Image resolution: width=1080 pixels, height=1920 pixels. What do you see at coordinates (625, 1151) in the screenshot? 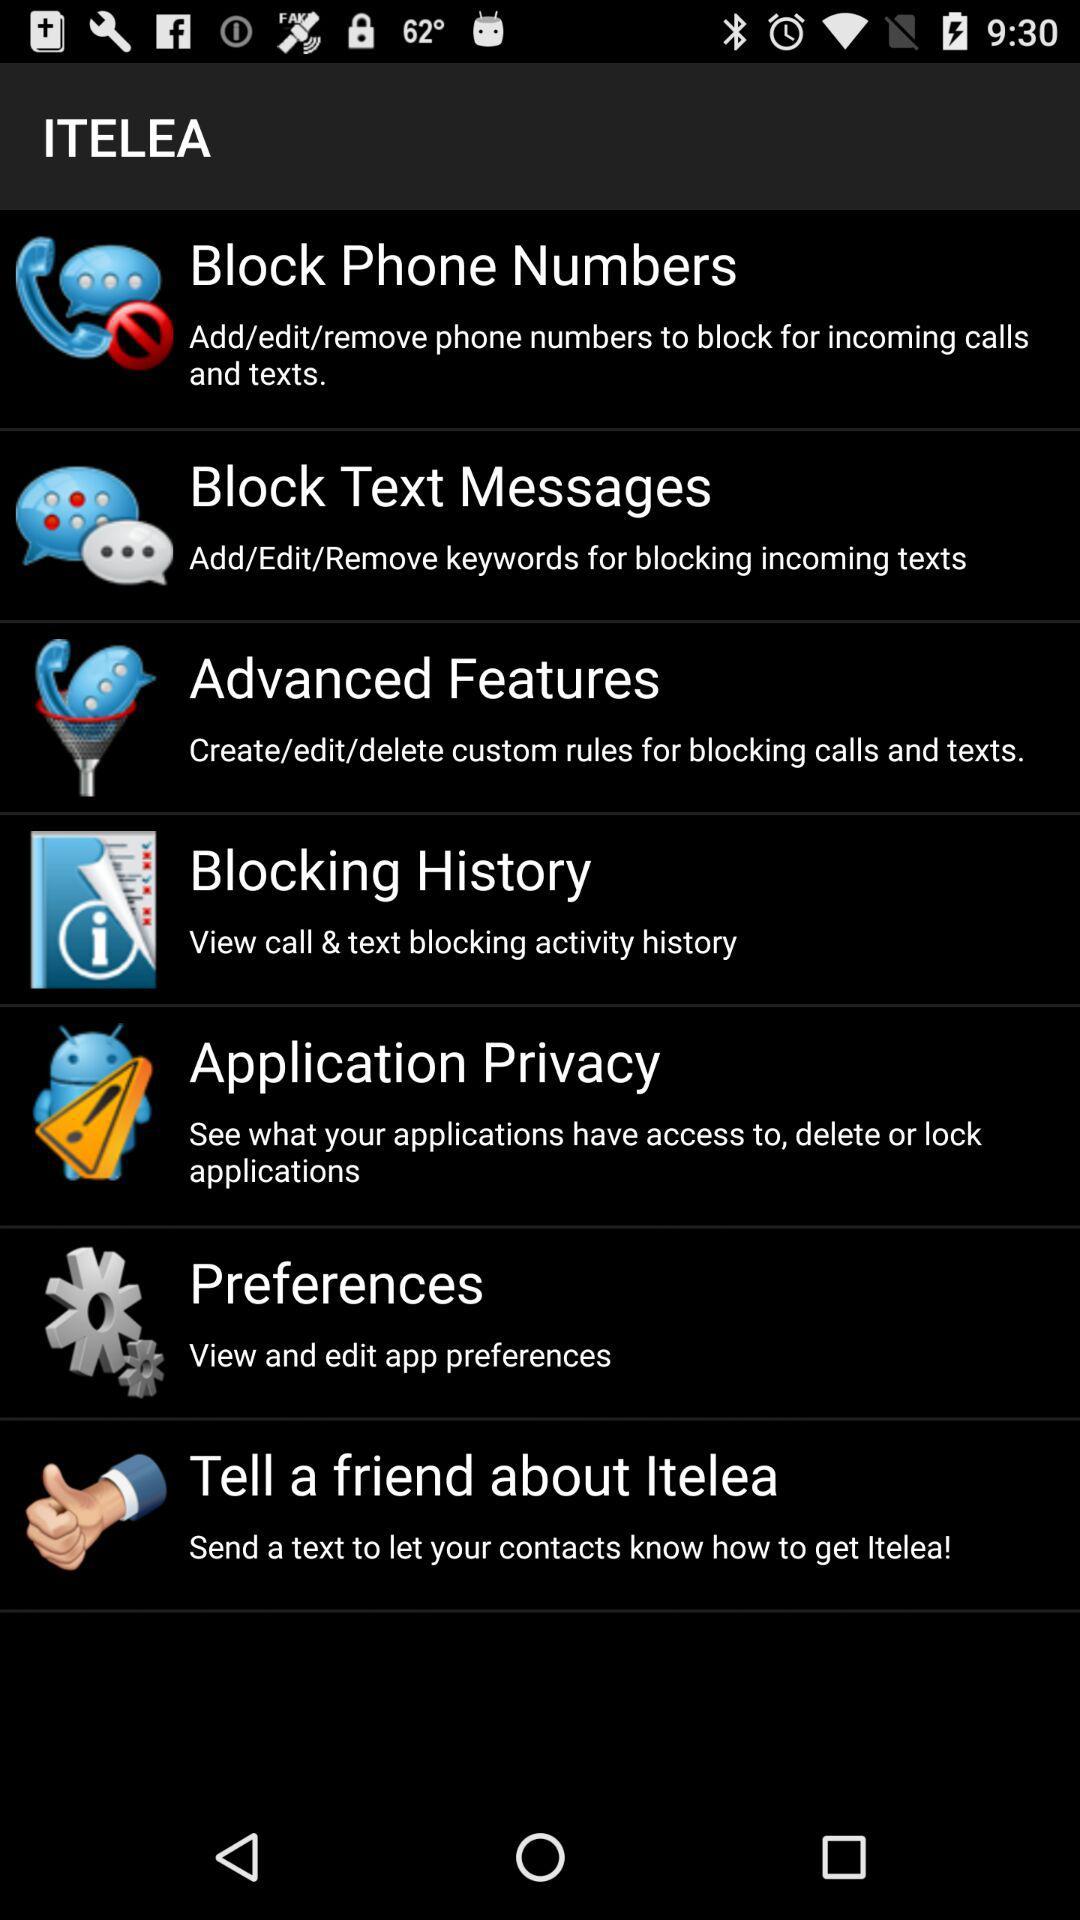
I see `the icon above preferences app` at bounding box center [625, 1151].